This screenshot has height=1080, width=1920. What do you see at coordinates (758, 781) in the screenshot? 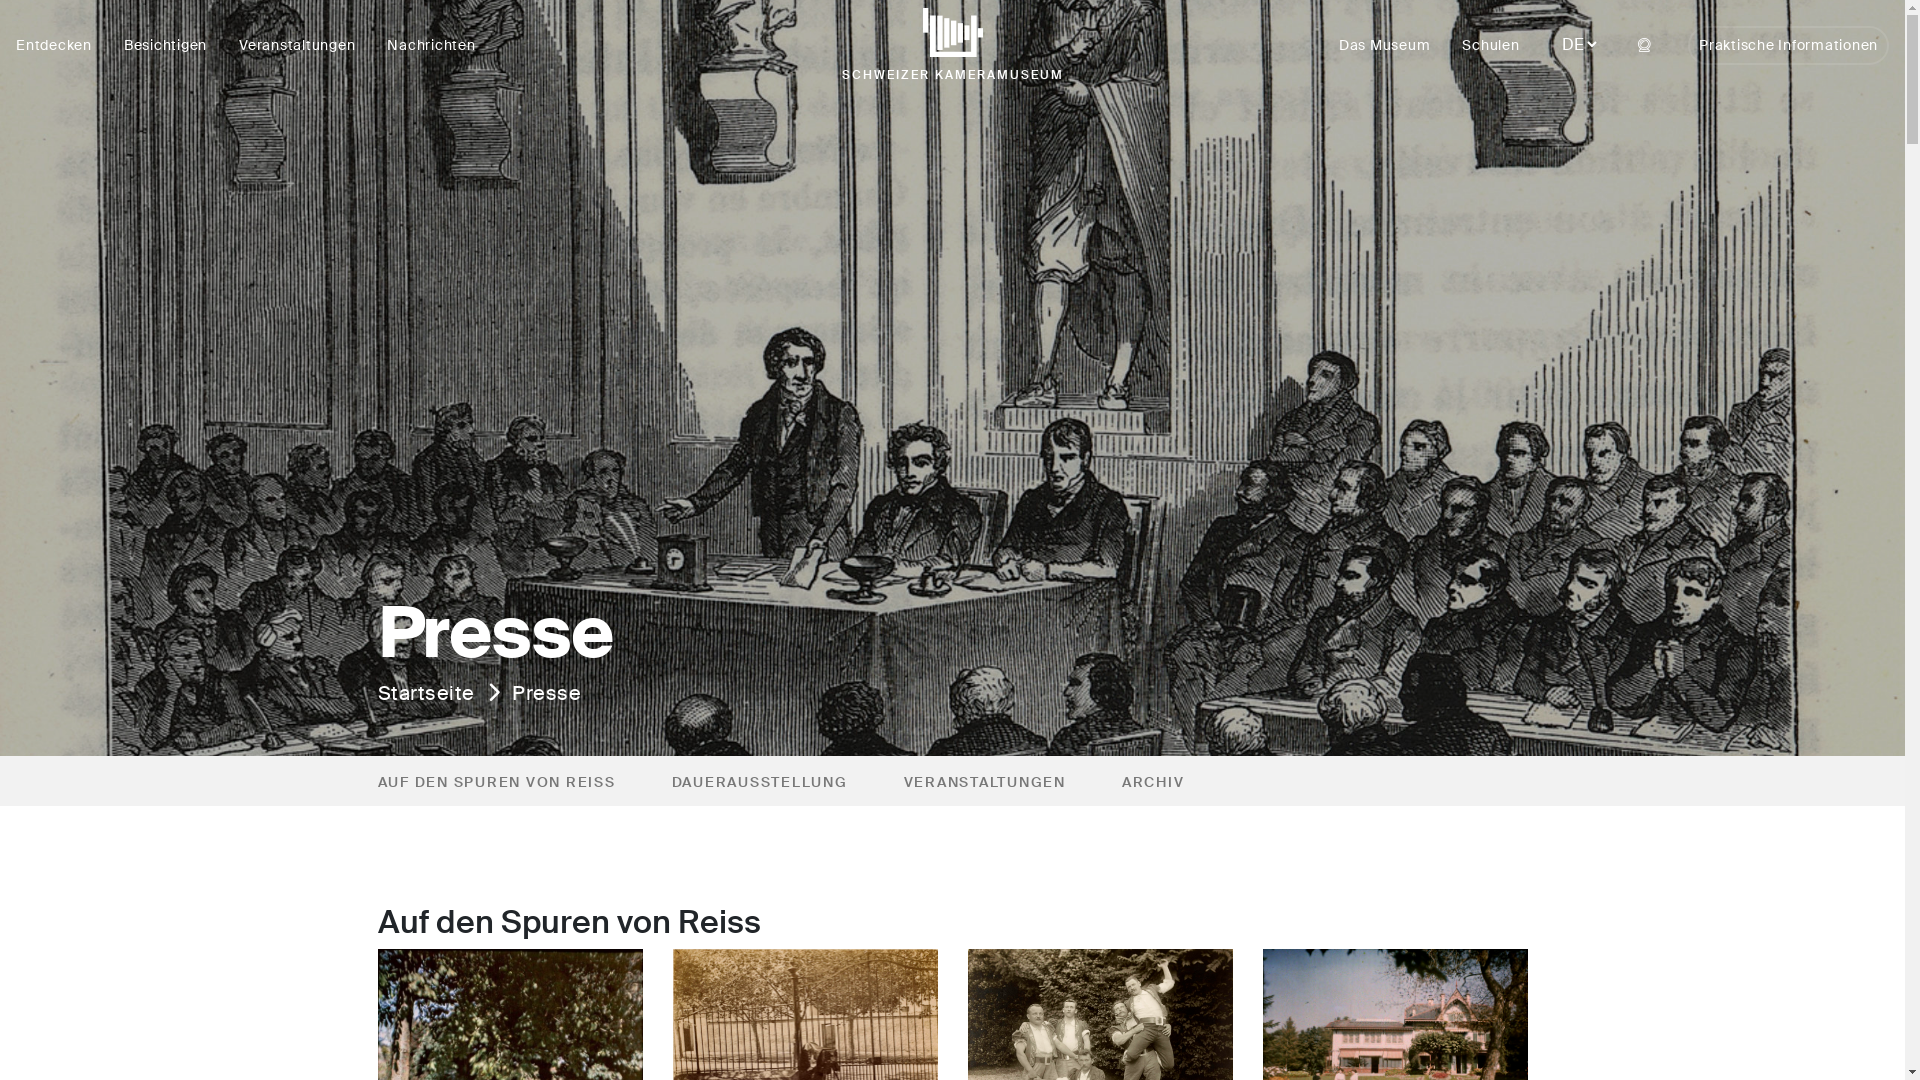
I see `'DAUERAUSSTELLUNG'` at bounding box center [758, 781].